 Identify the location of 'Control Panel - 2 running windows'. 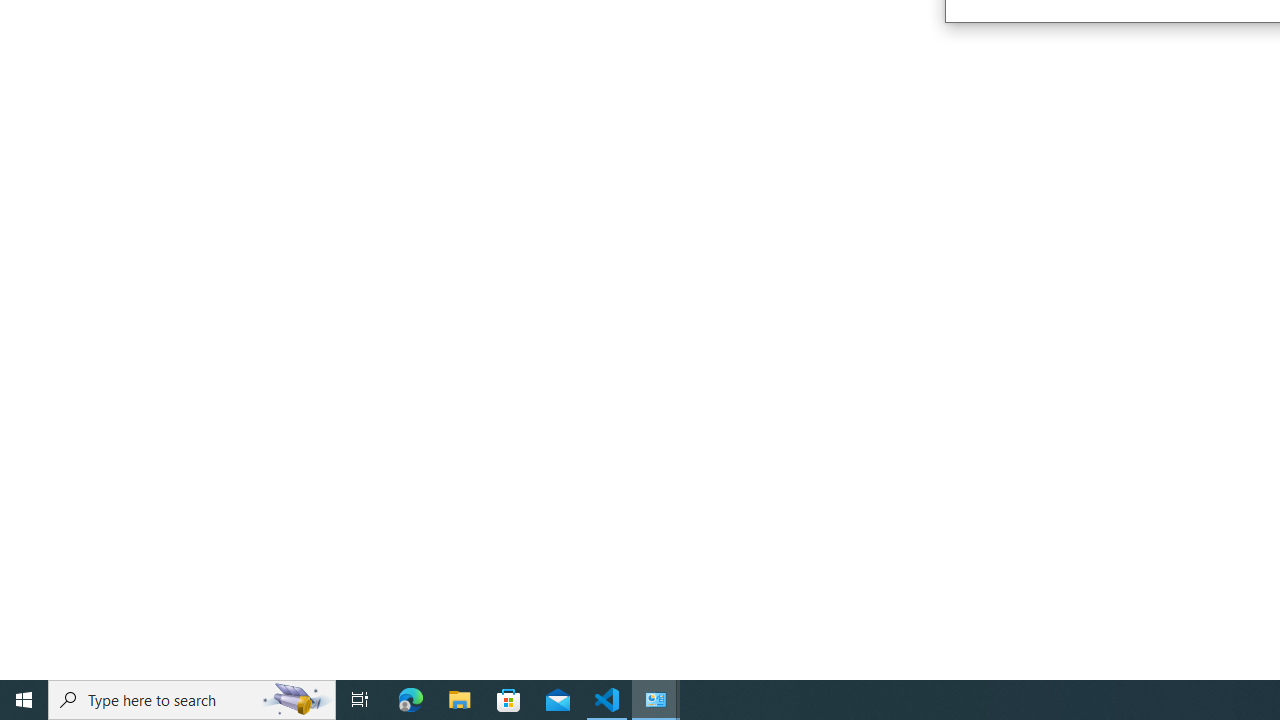
(656, 698).